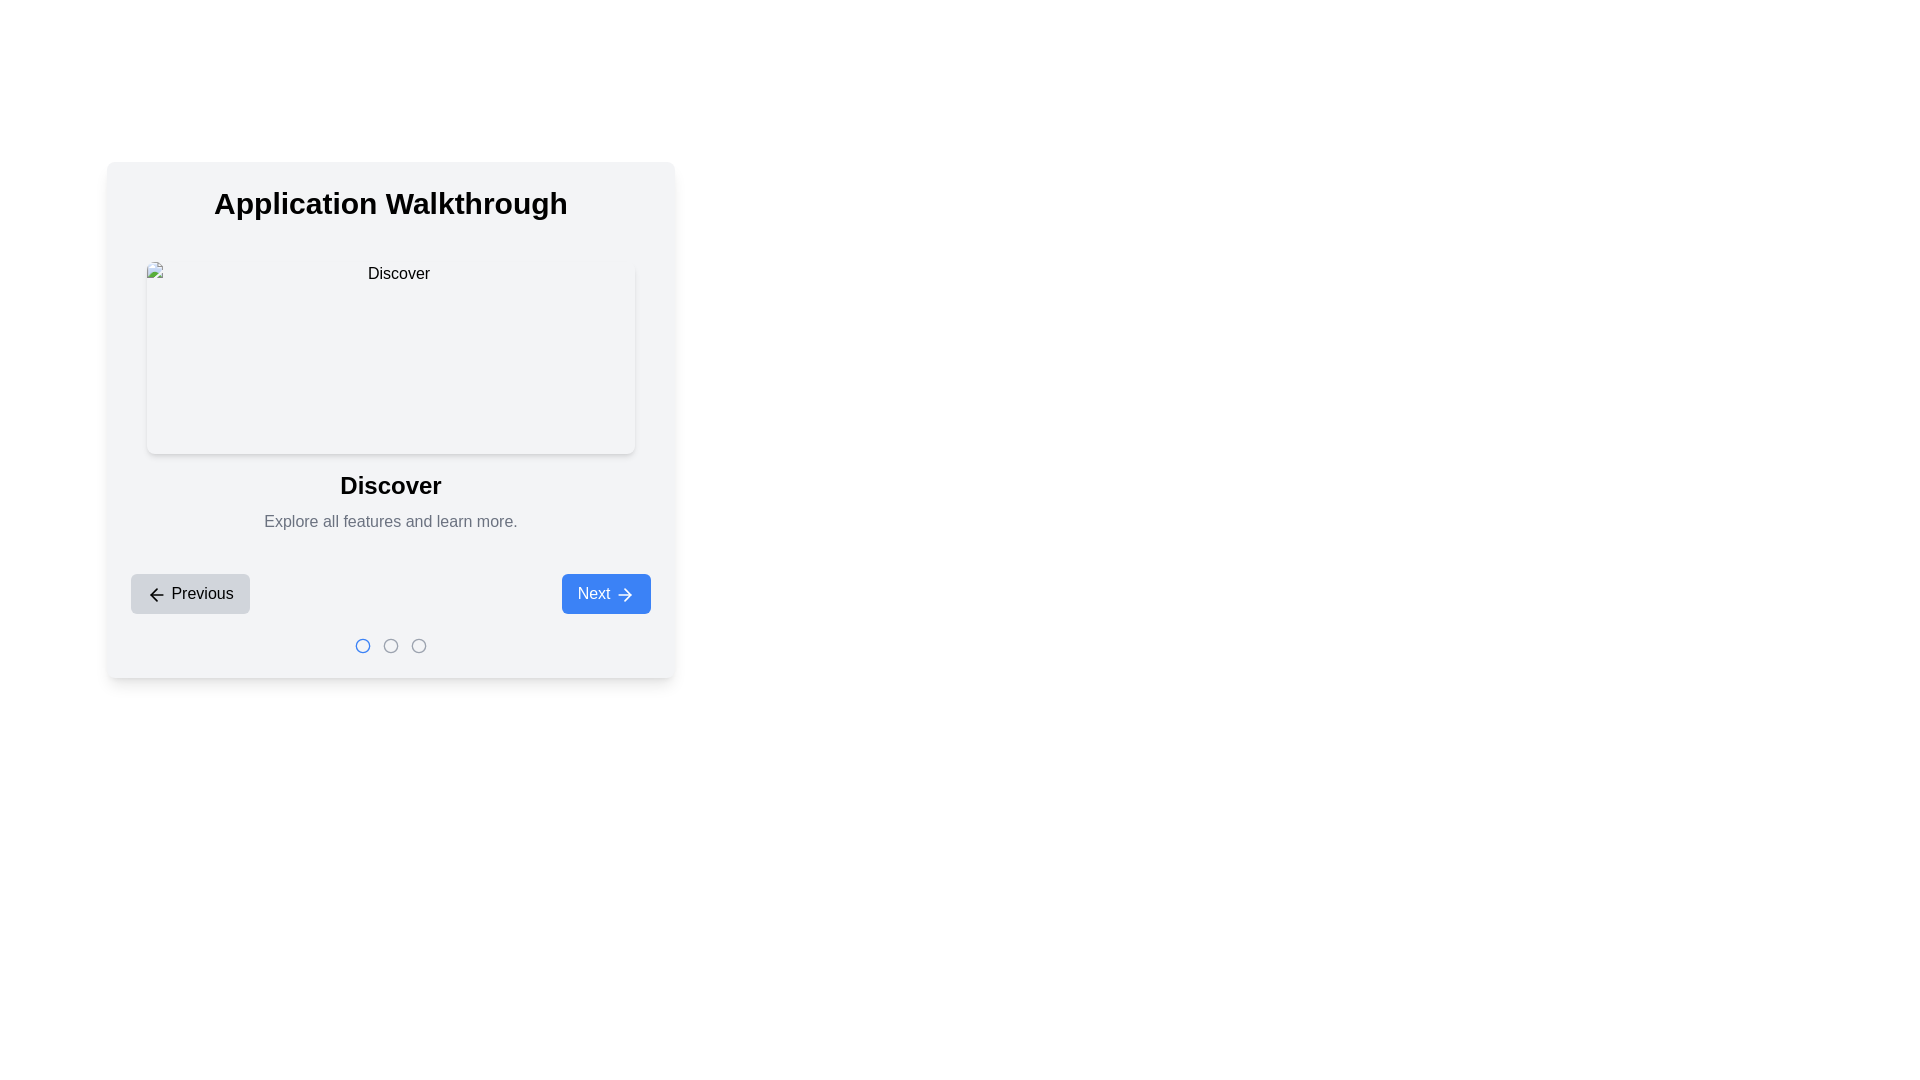 The height and width of the screenshot is (1080, 1920). Describe the element at coordinates (390, 520) in the screenshot. I see `the text label that reads 'Explore all features and learn more.', which is styled in gray and positioned below the 'Discover' text` at that location.